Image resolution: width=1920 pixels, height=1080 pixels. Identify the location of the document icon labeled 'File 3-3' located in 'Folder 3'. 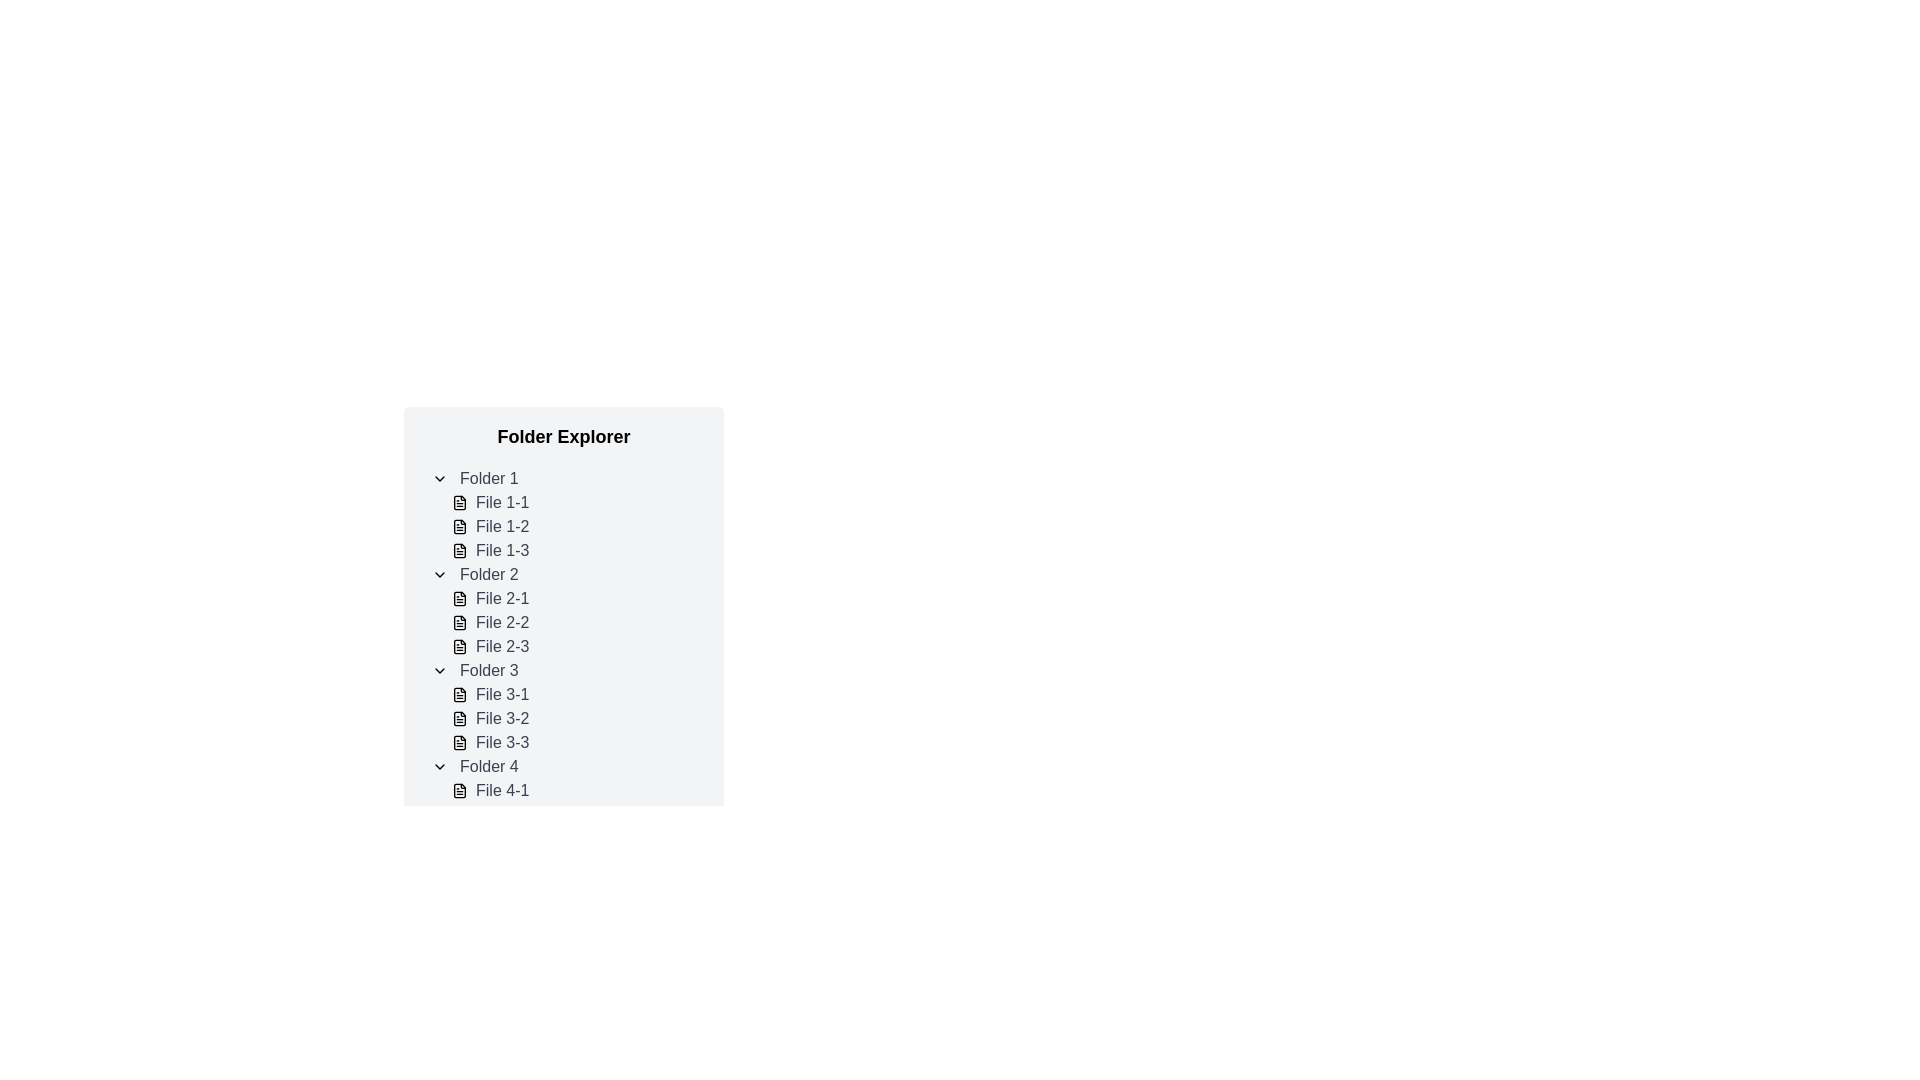
(459, 743).